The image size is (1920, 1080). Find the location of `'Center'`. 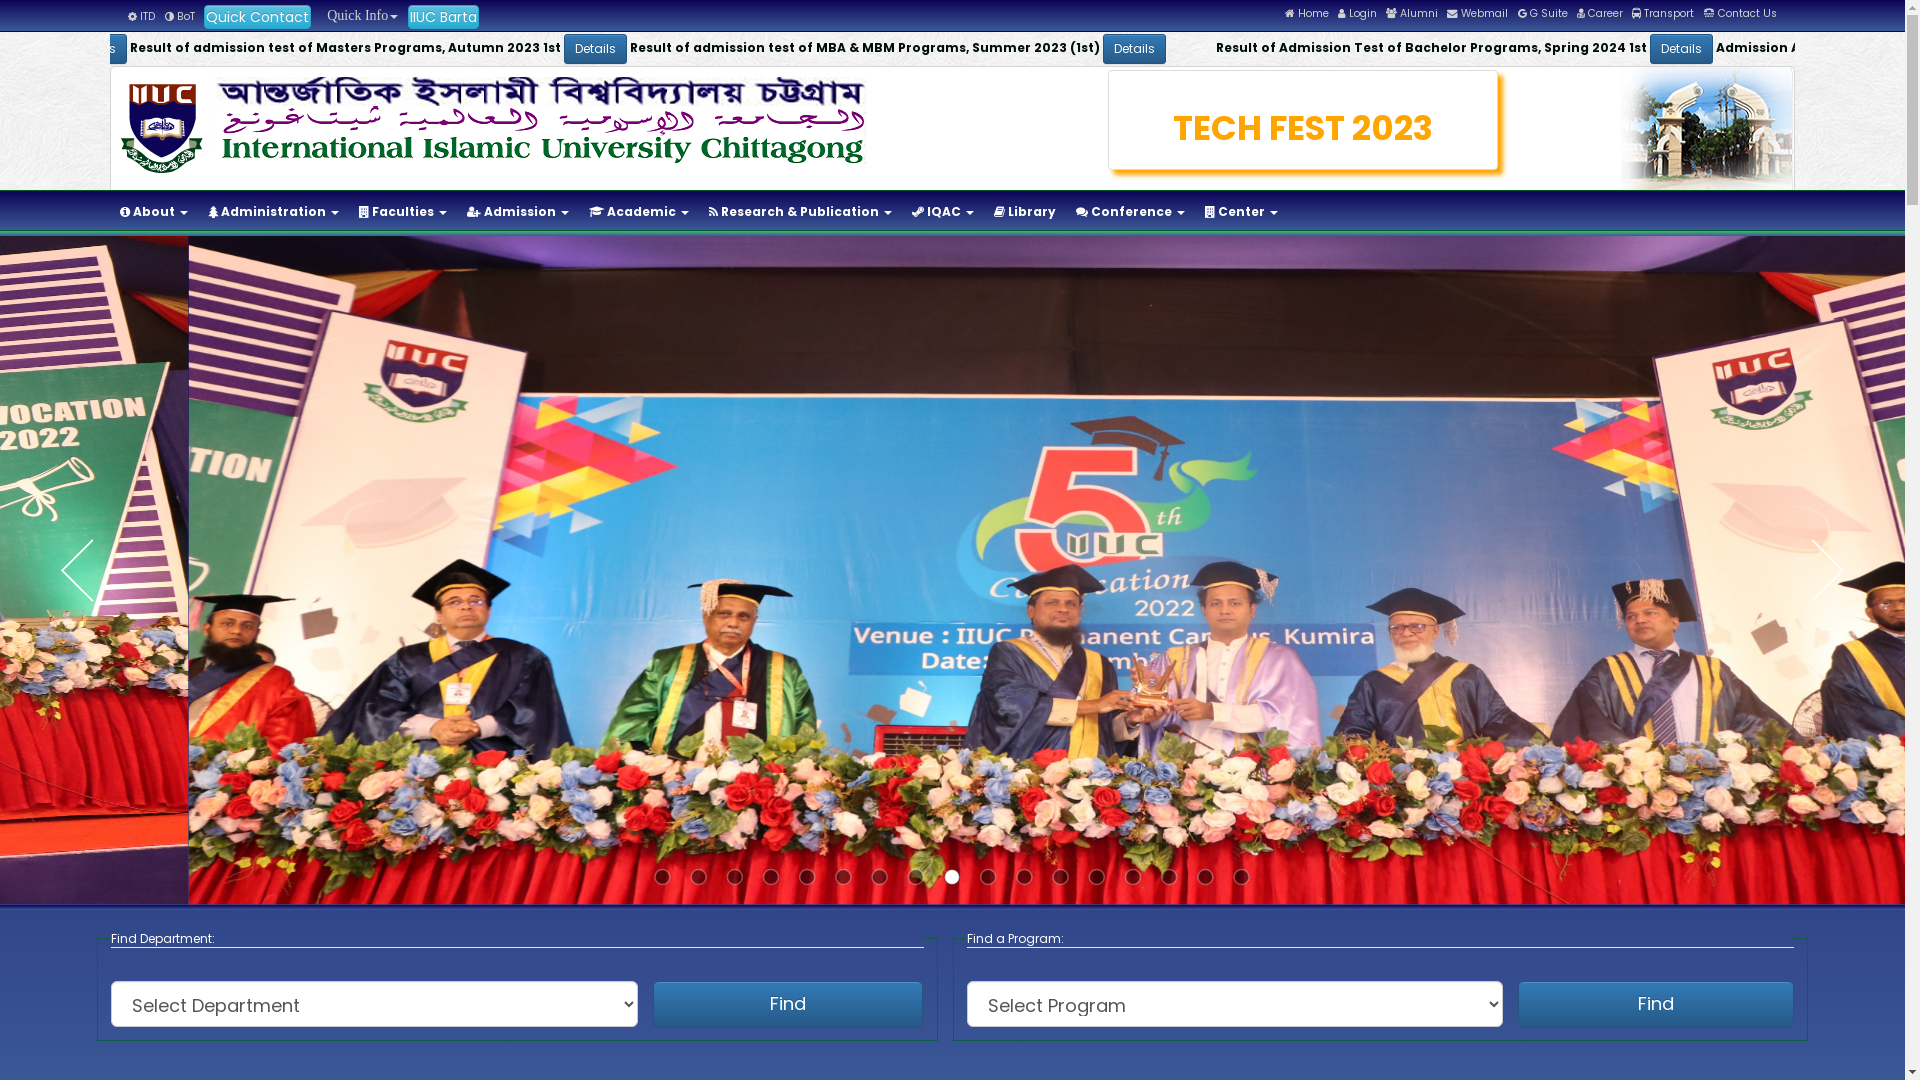

'Center' is located at coordinates (1240, 212).